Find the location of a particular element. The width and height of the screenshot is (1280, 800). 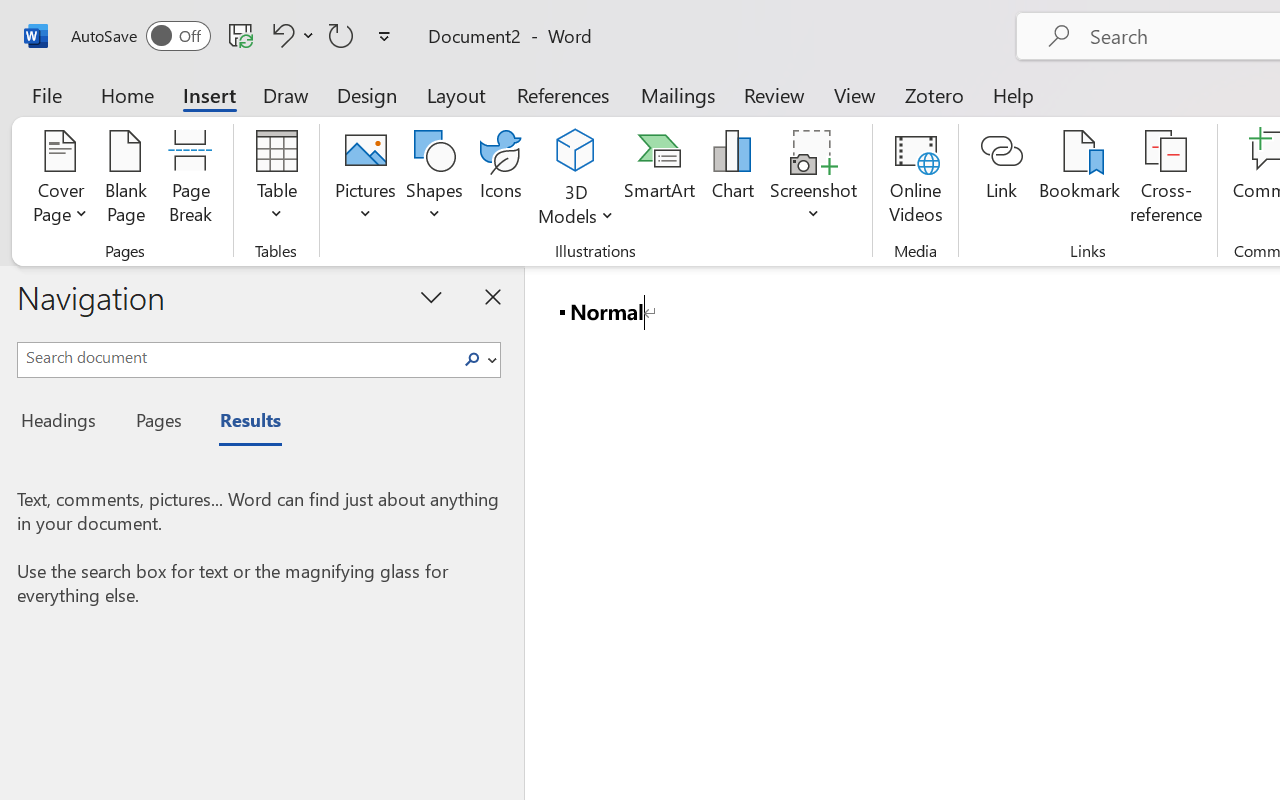

'Table' is located at coordinates (276, 179).